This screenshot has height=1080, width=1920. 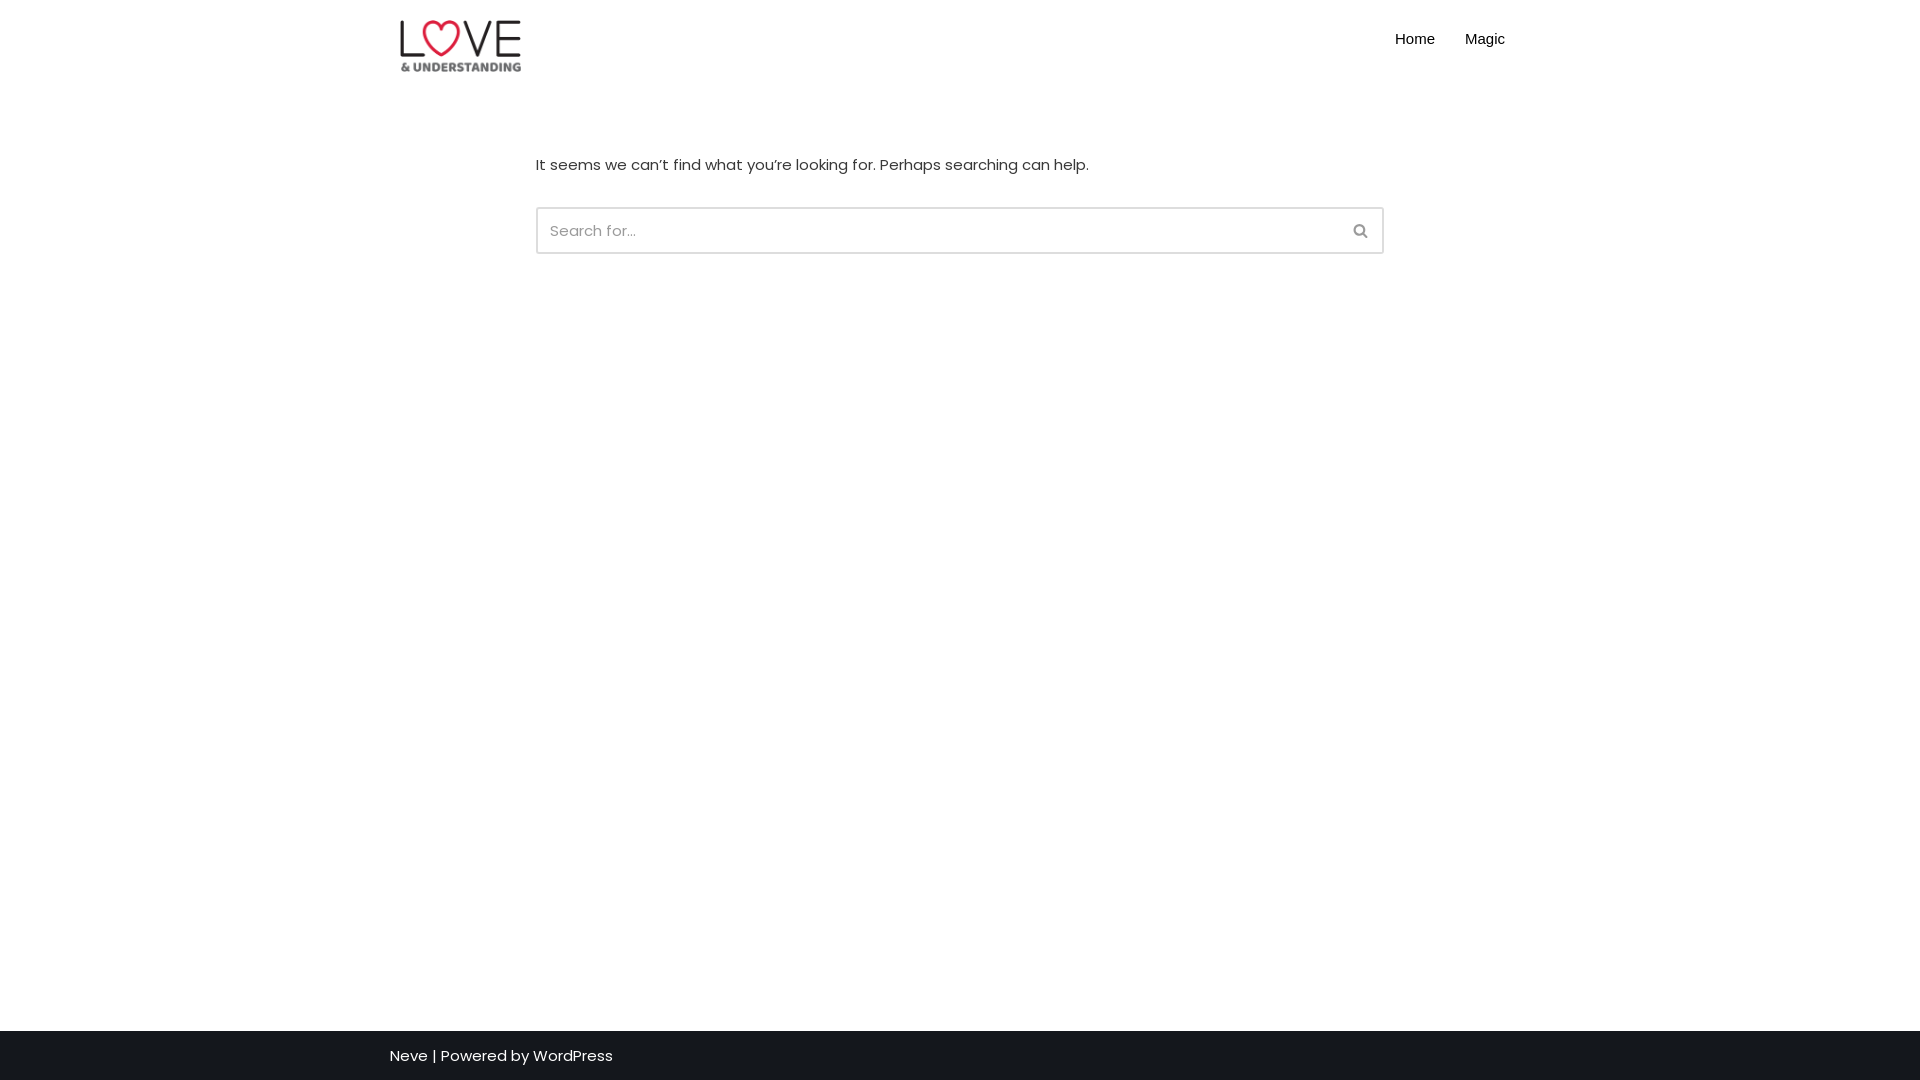 What do you see at coordinates (1414, 38) in the screenshot?
I see `'Home'` at bounding box center [1414, 38].